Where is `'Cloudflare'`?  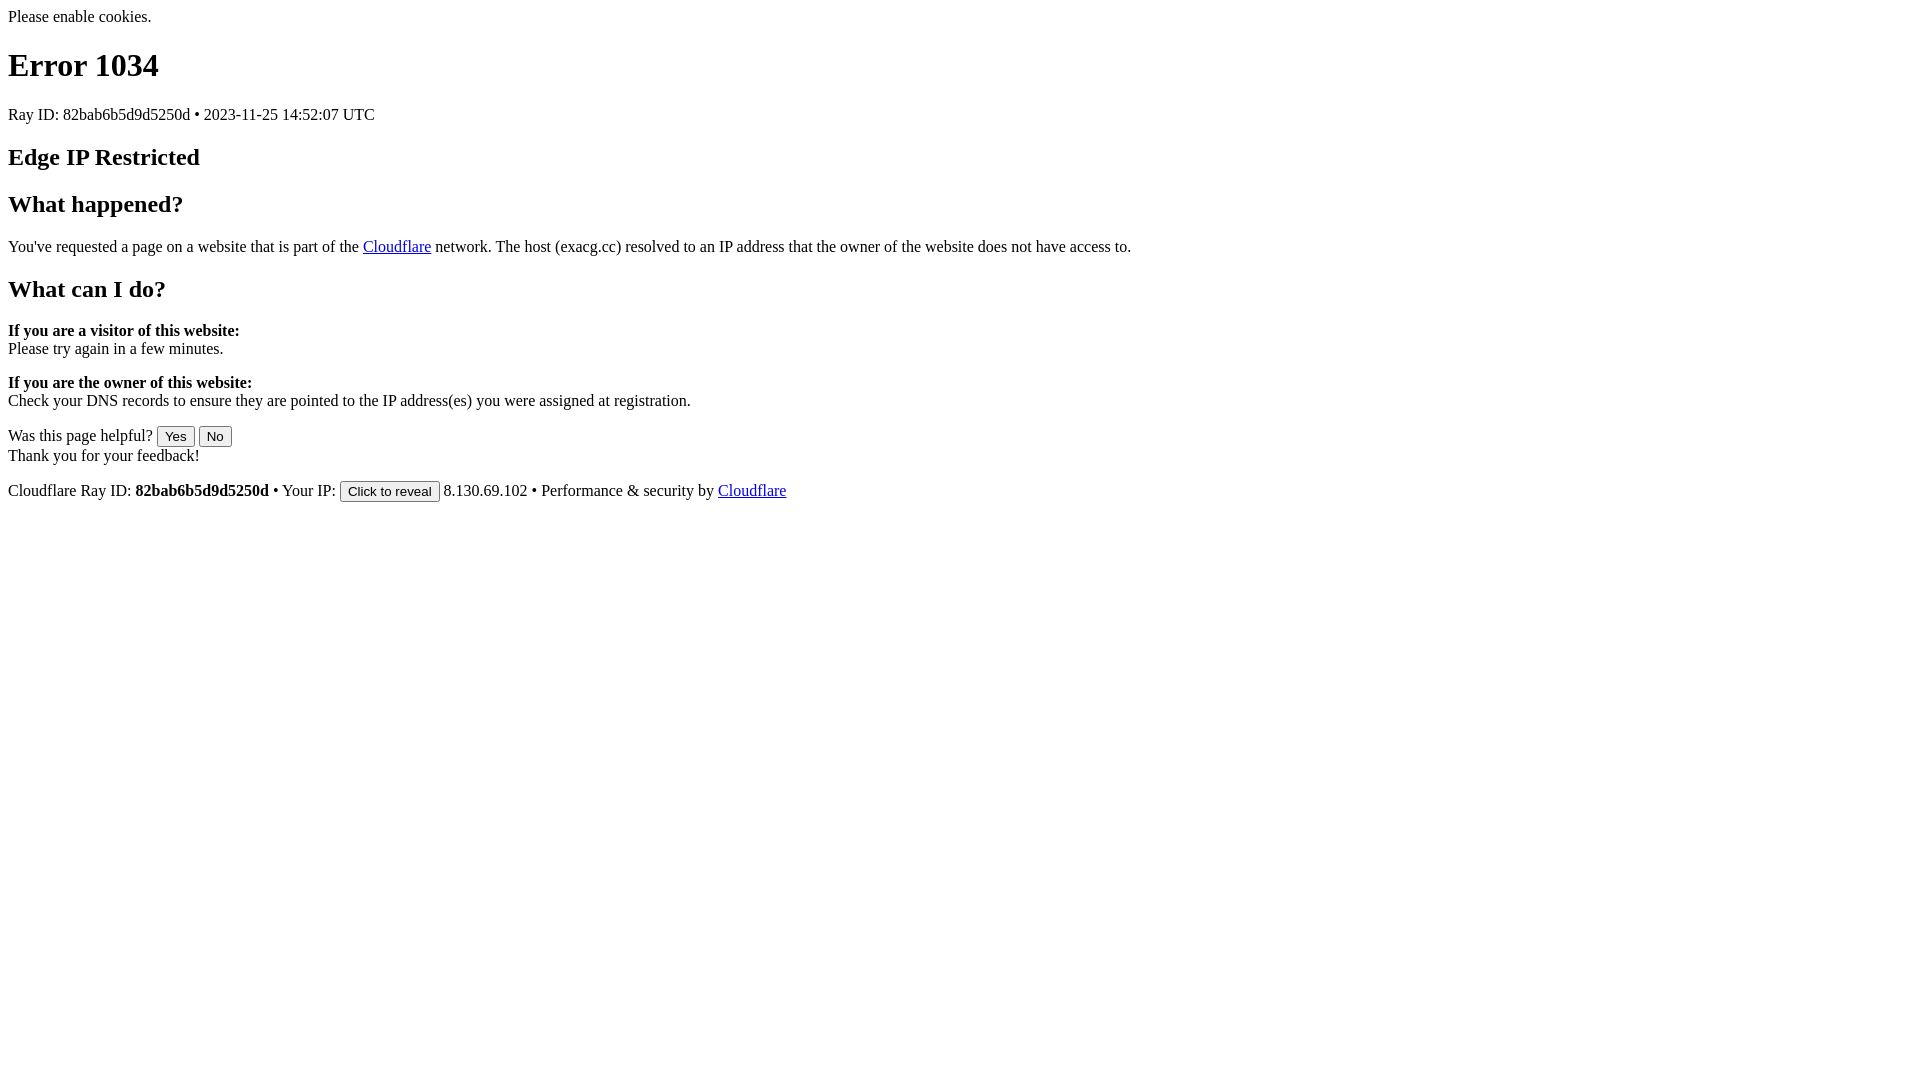 'Cloudflare' is located at coordinates (751, 490).